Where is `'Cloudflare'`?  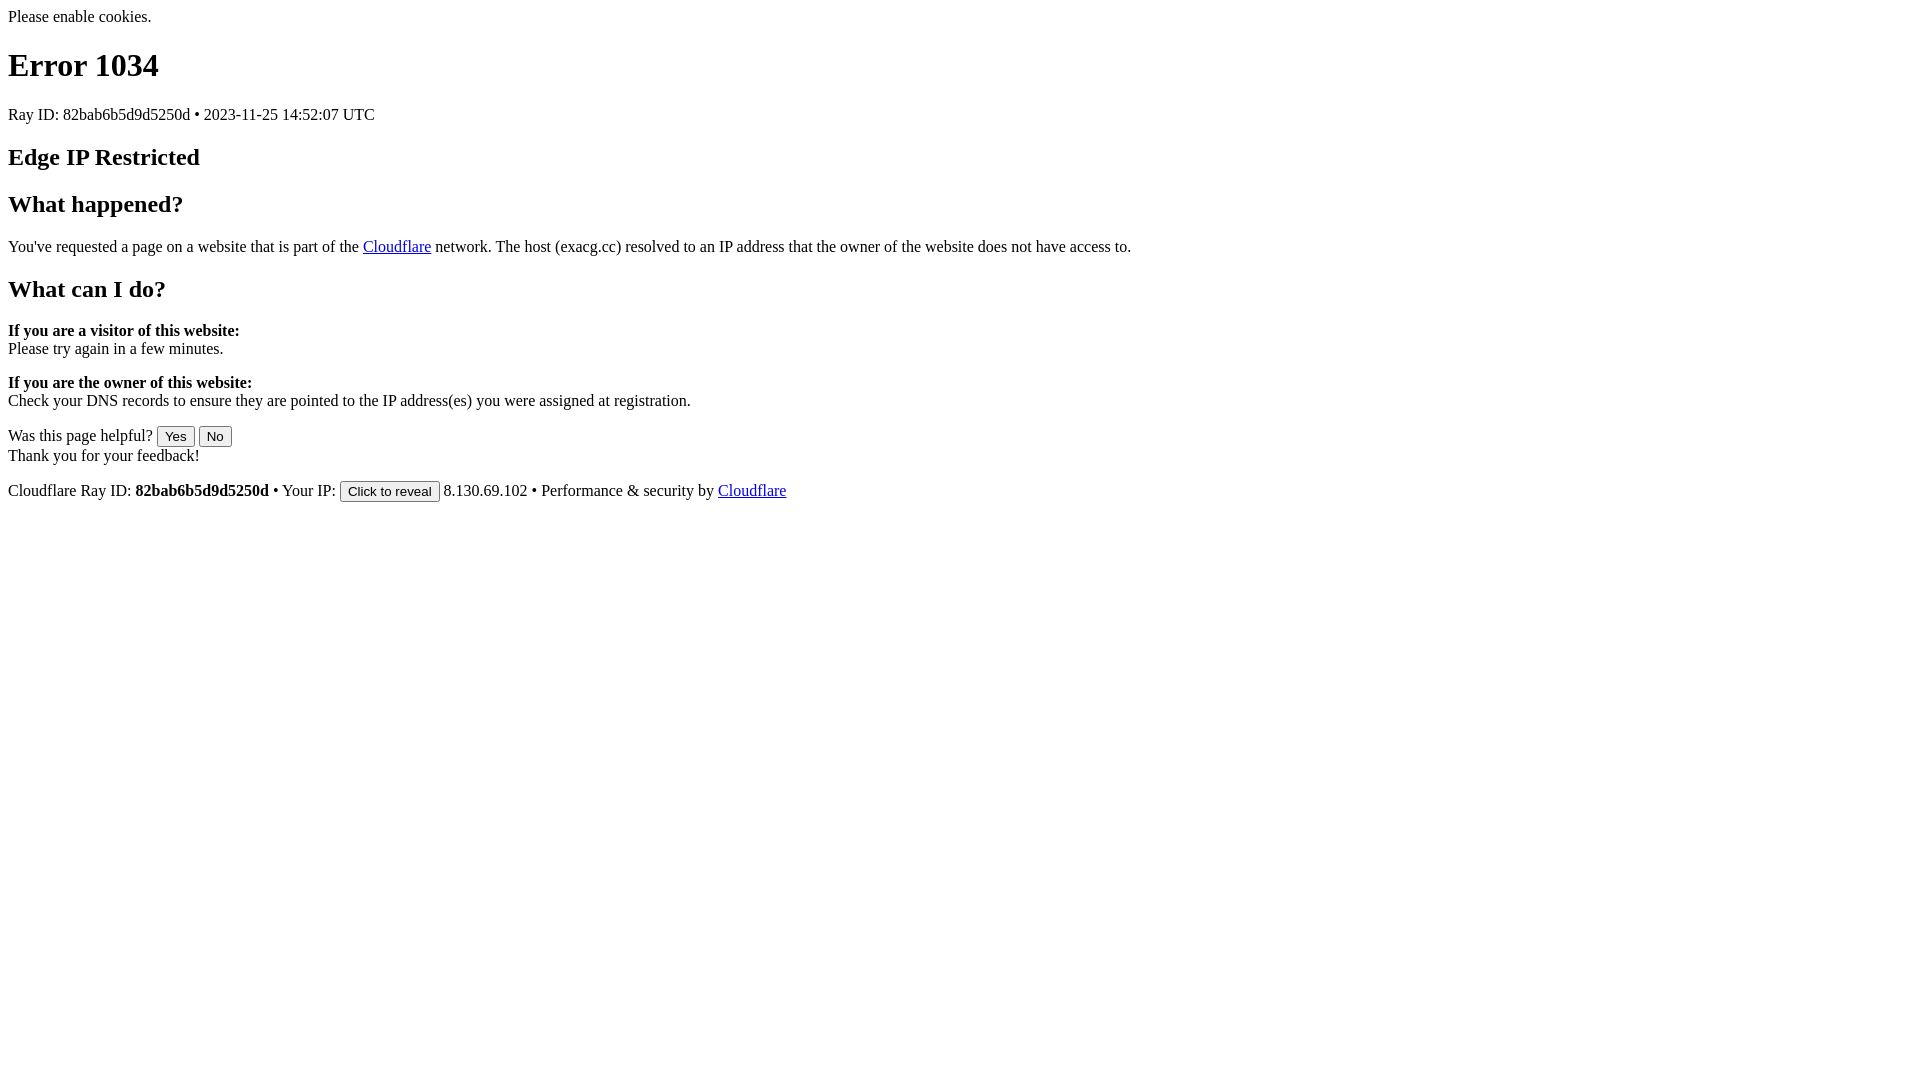 'Cloudflare' is located at coordinates (751, 490).